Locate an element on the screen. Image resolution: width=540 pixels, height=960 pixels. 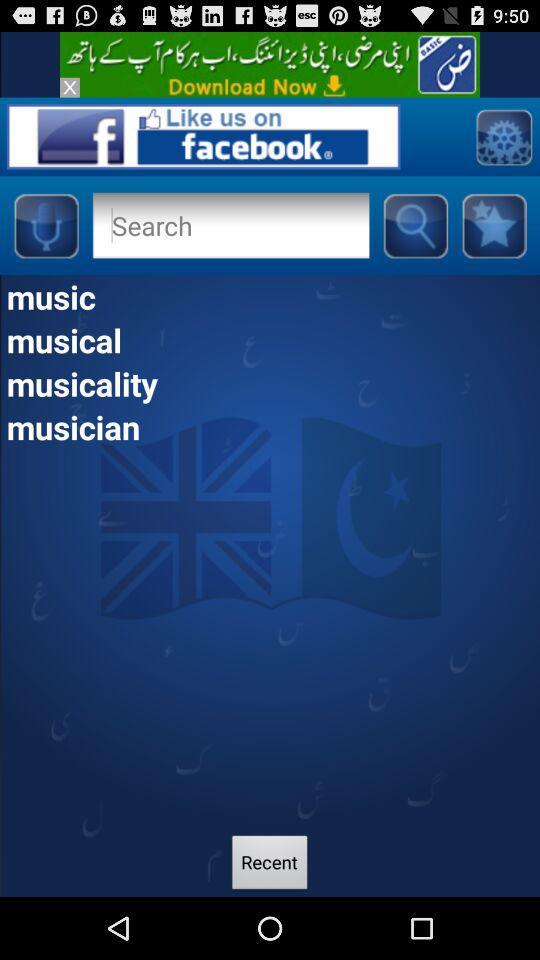
audio is located at coordinates (45, 225).